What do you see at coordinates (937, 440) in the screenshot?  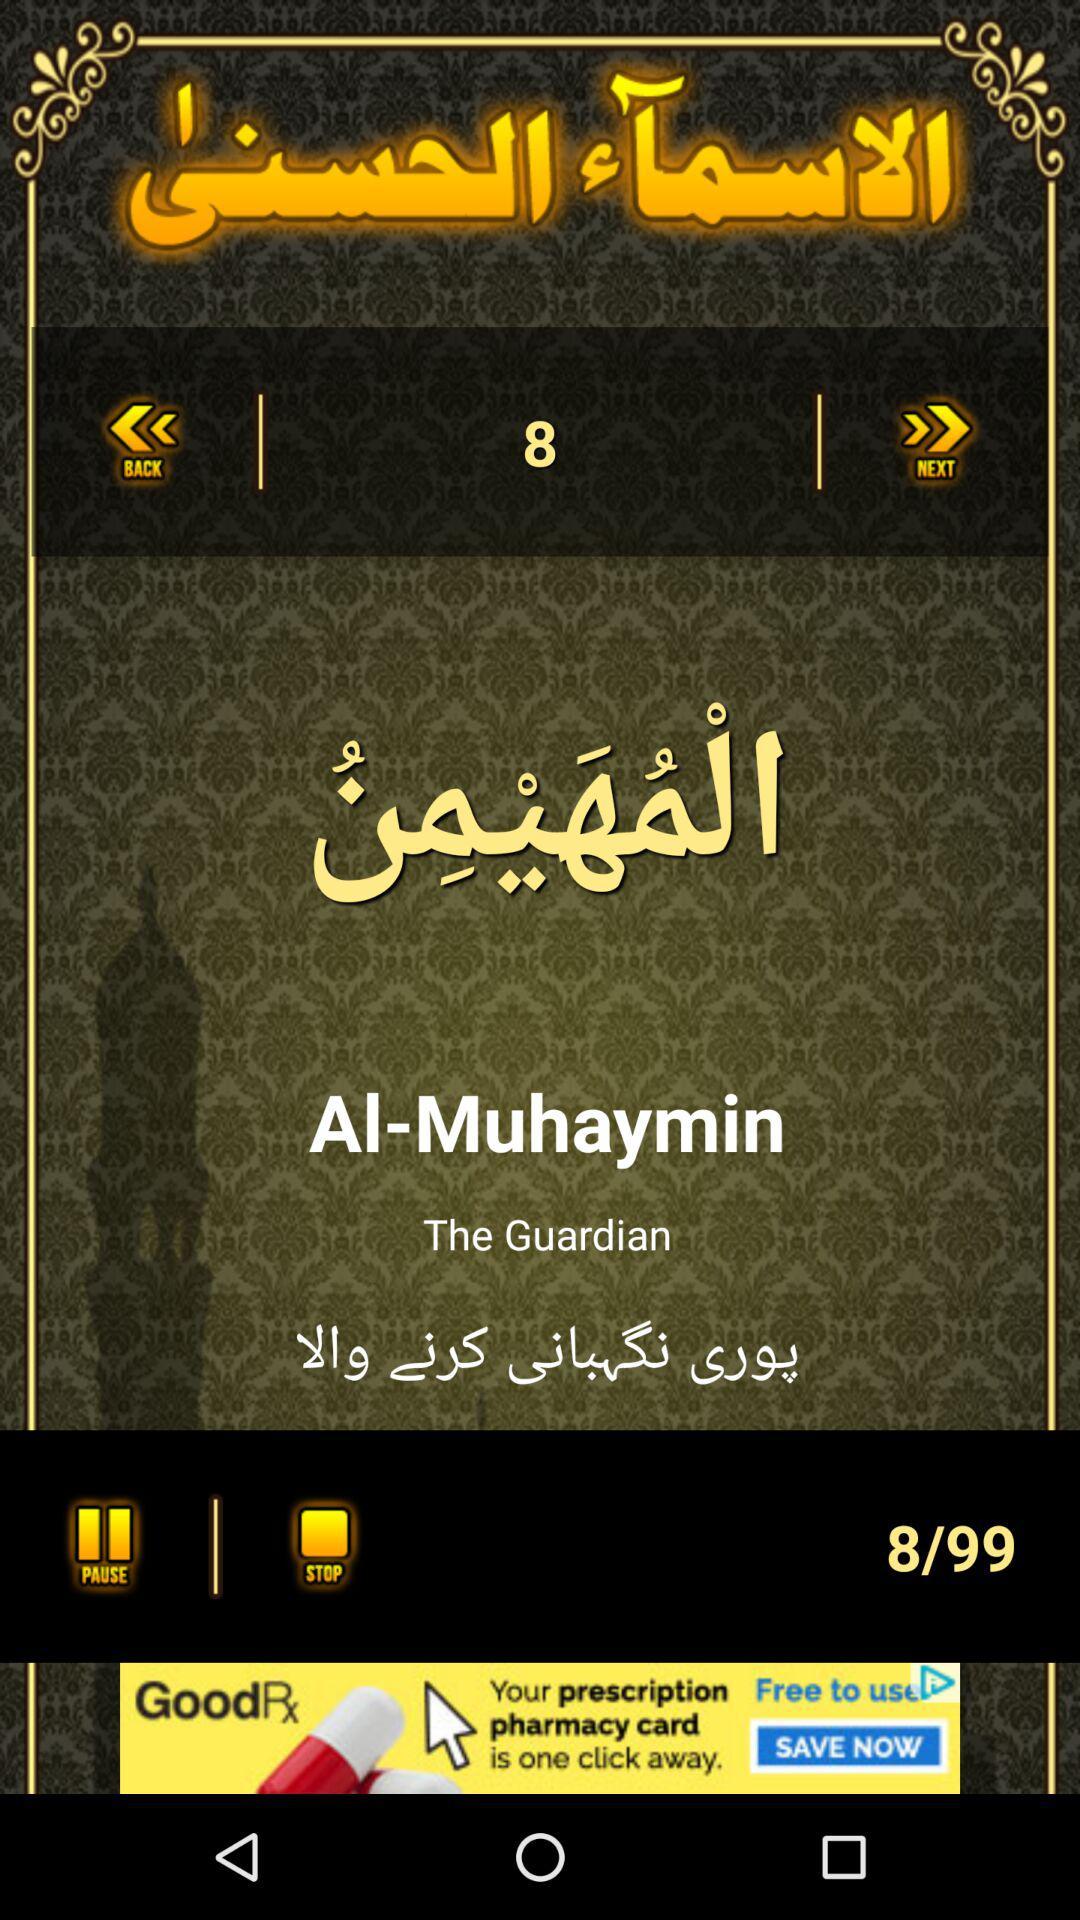 I see `next` at bounding box center [937, 440].